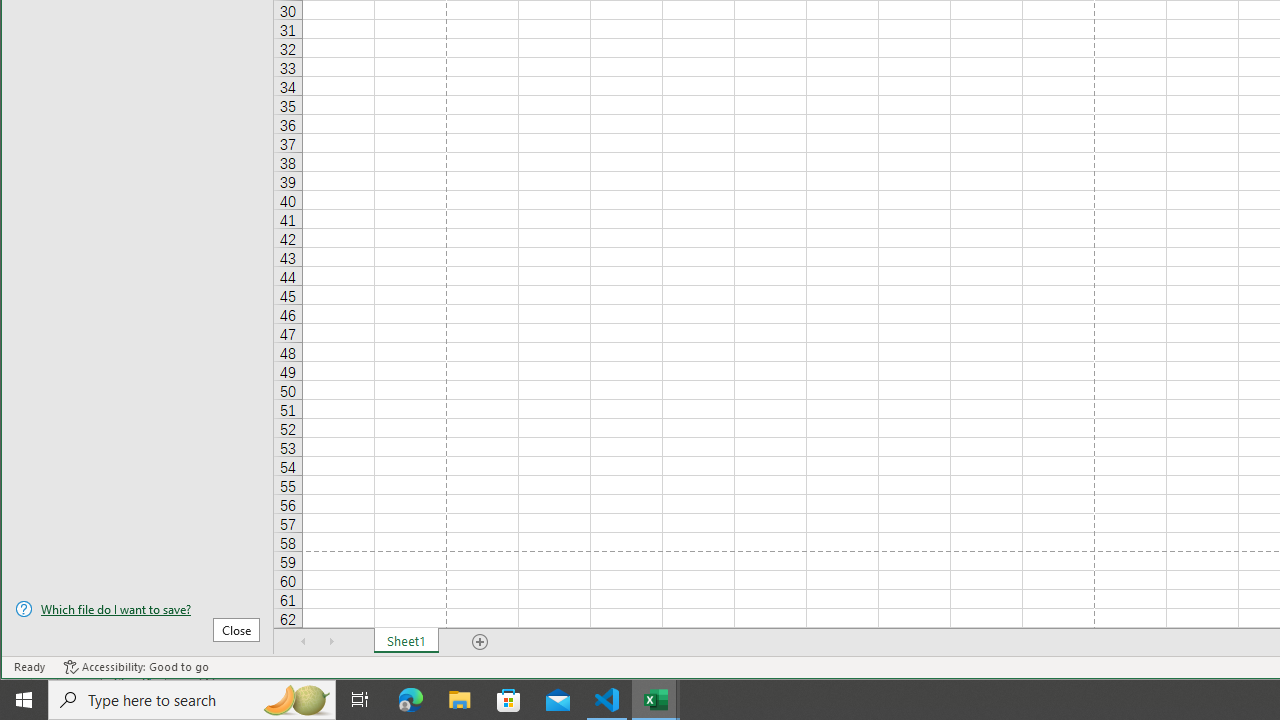  Describe the element at coordinates (509, 698) in the screenshot. I see `'Microsoft Store'` at that location.